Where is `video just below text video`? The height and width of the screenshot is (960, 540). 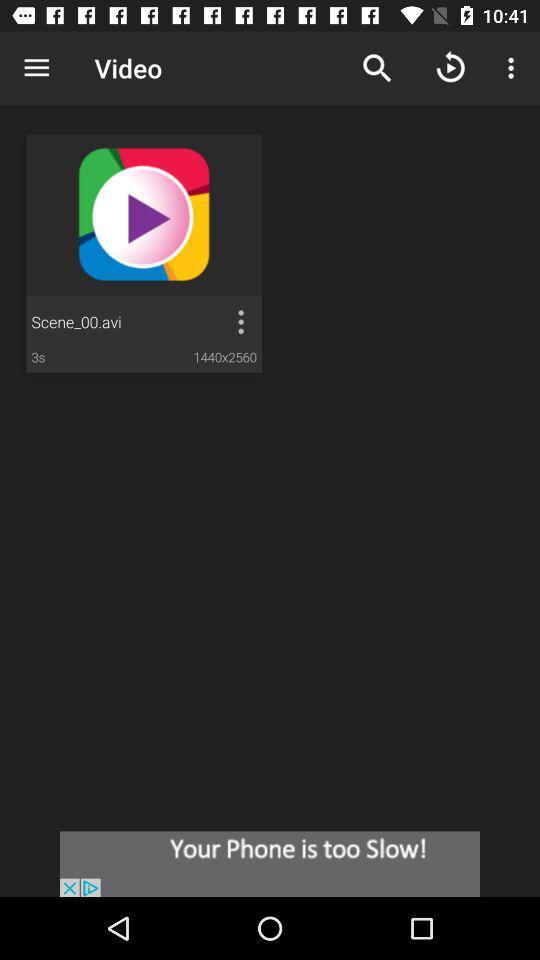 video just below text video is located at coordinates (143, 252).